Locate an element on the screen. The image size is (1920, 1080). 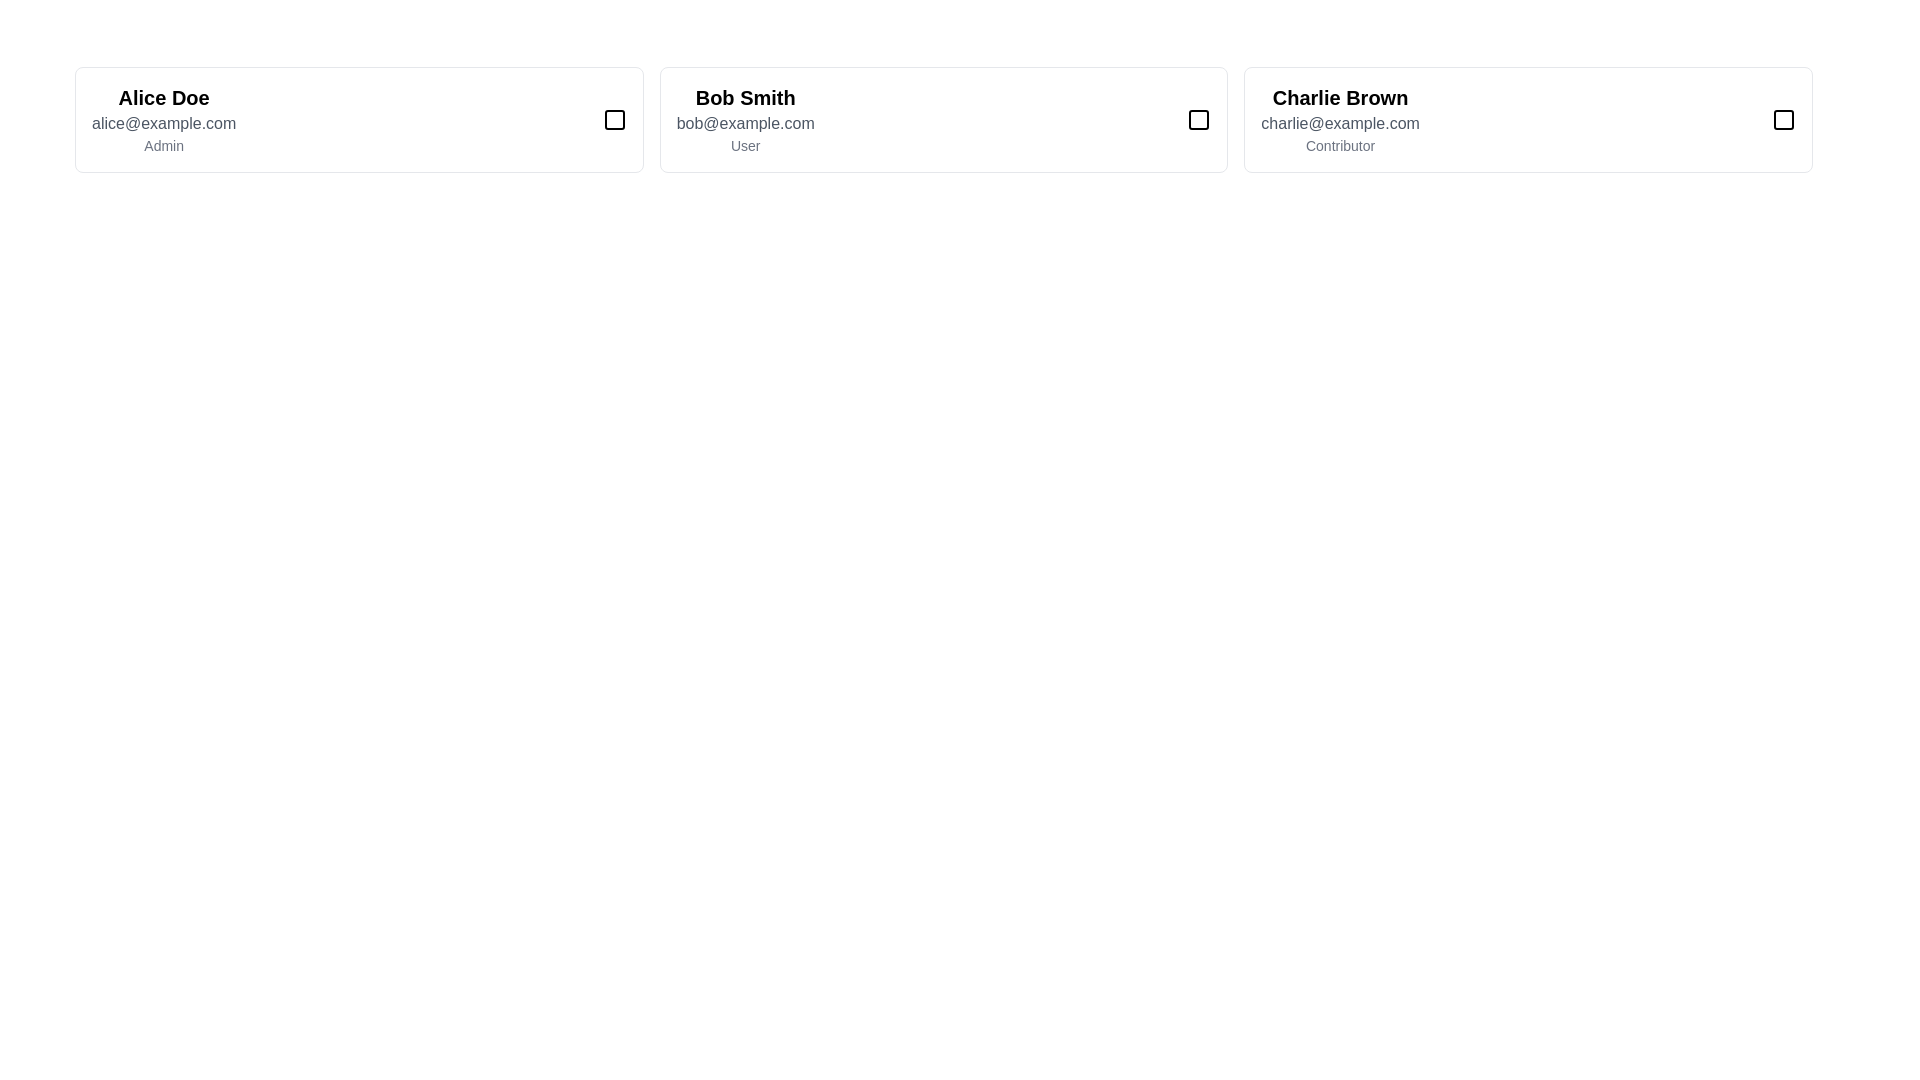
the 'Admin' text label, which is styled in small gray font and positioned at the bottom of a vertical list under the name 'Alice Doe' and the email 'alice@example.com' is located at coordinates (164, 145).